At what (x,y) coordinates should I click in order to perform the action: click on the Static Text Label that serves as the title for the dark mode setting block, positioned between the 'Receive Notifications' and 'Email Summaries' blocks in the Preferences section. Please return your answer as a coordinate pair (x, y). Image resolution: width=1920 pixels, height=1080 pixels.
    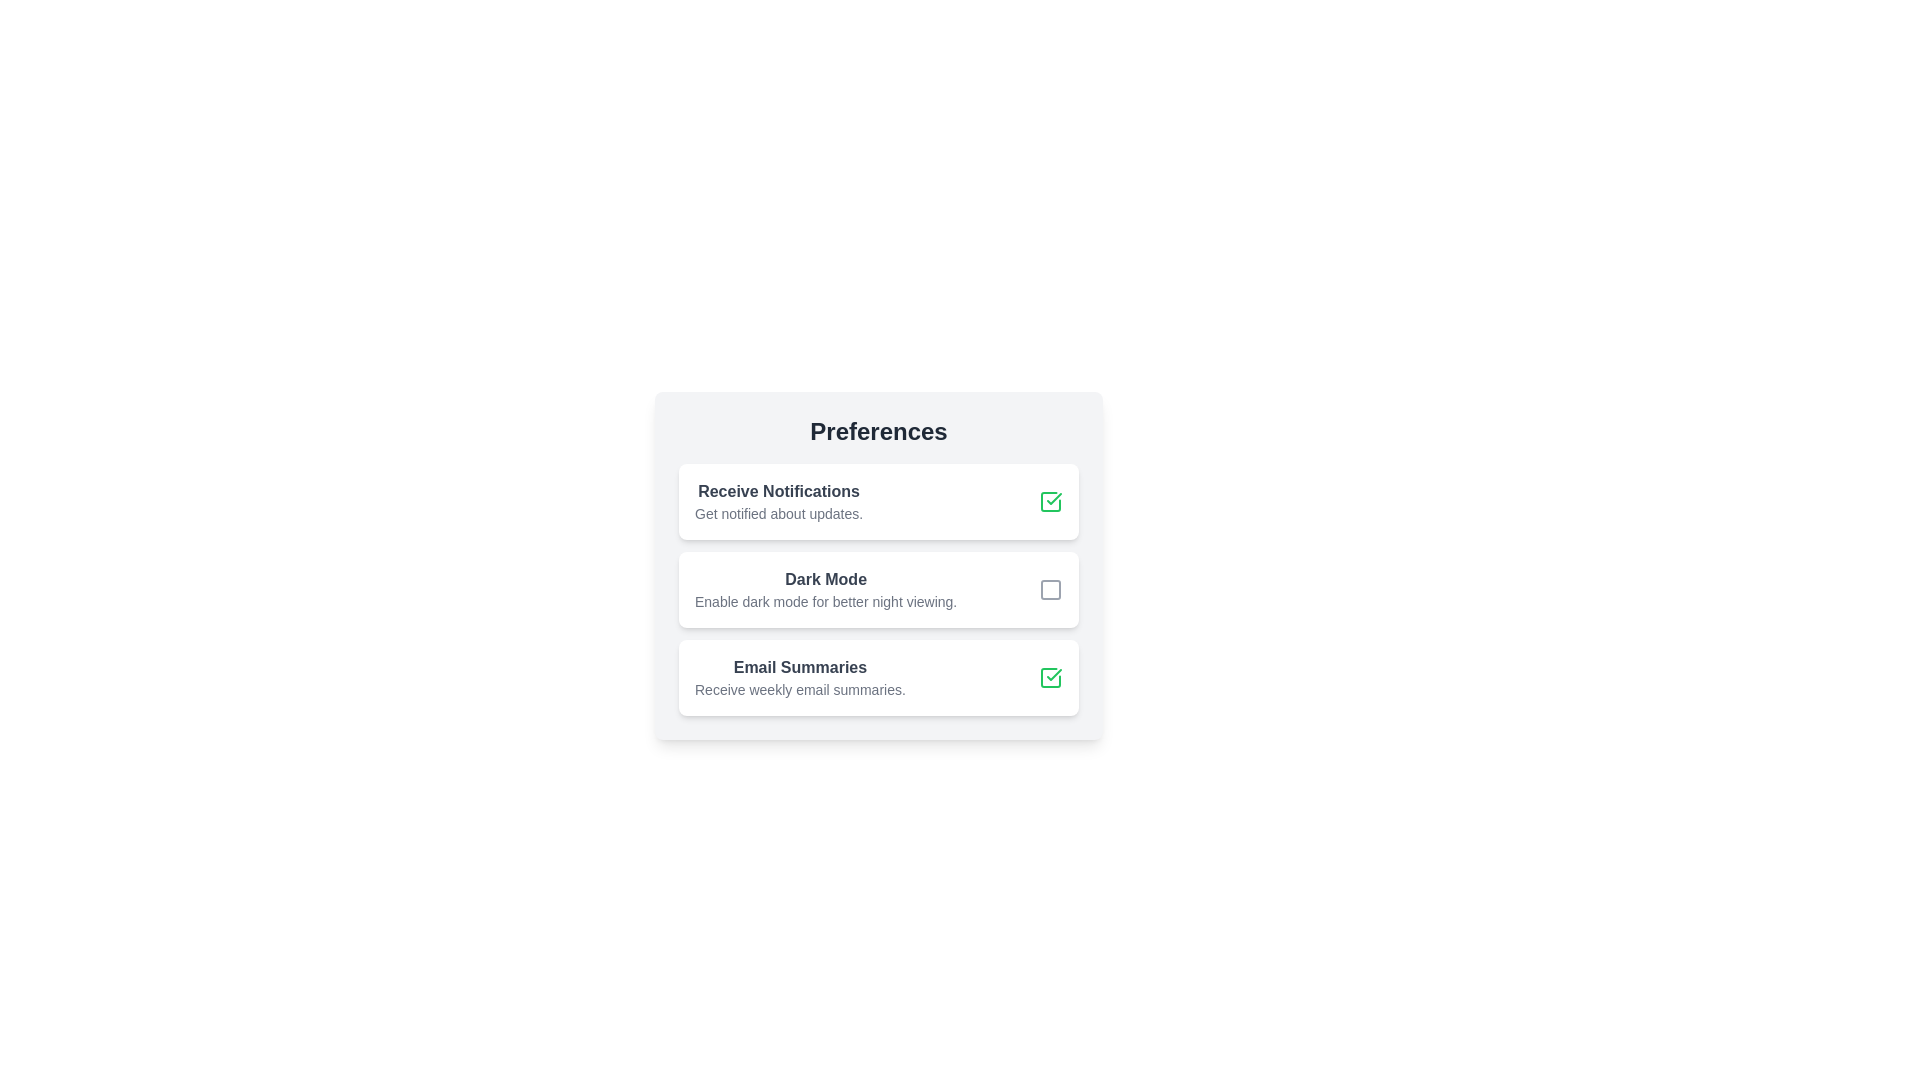
    Looking at the image, I should click on (826, 579).